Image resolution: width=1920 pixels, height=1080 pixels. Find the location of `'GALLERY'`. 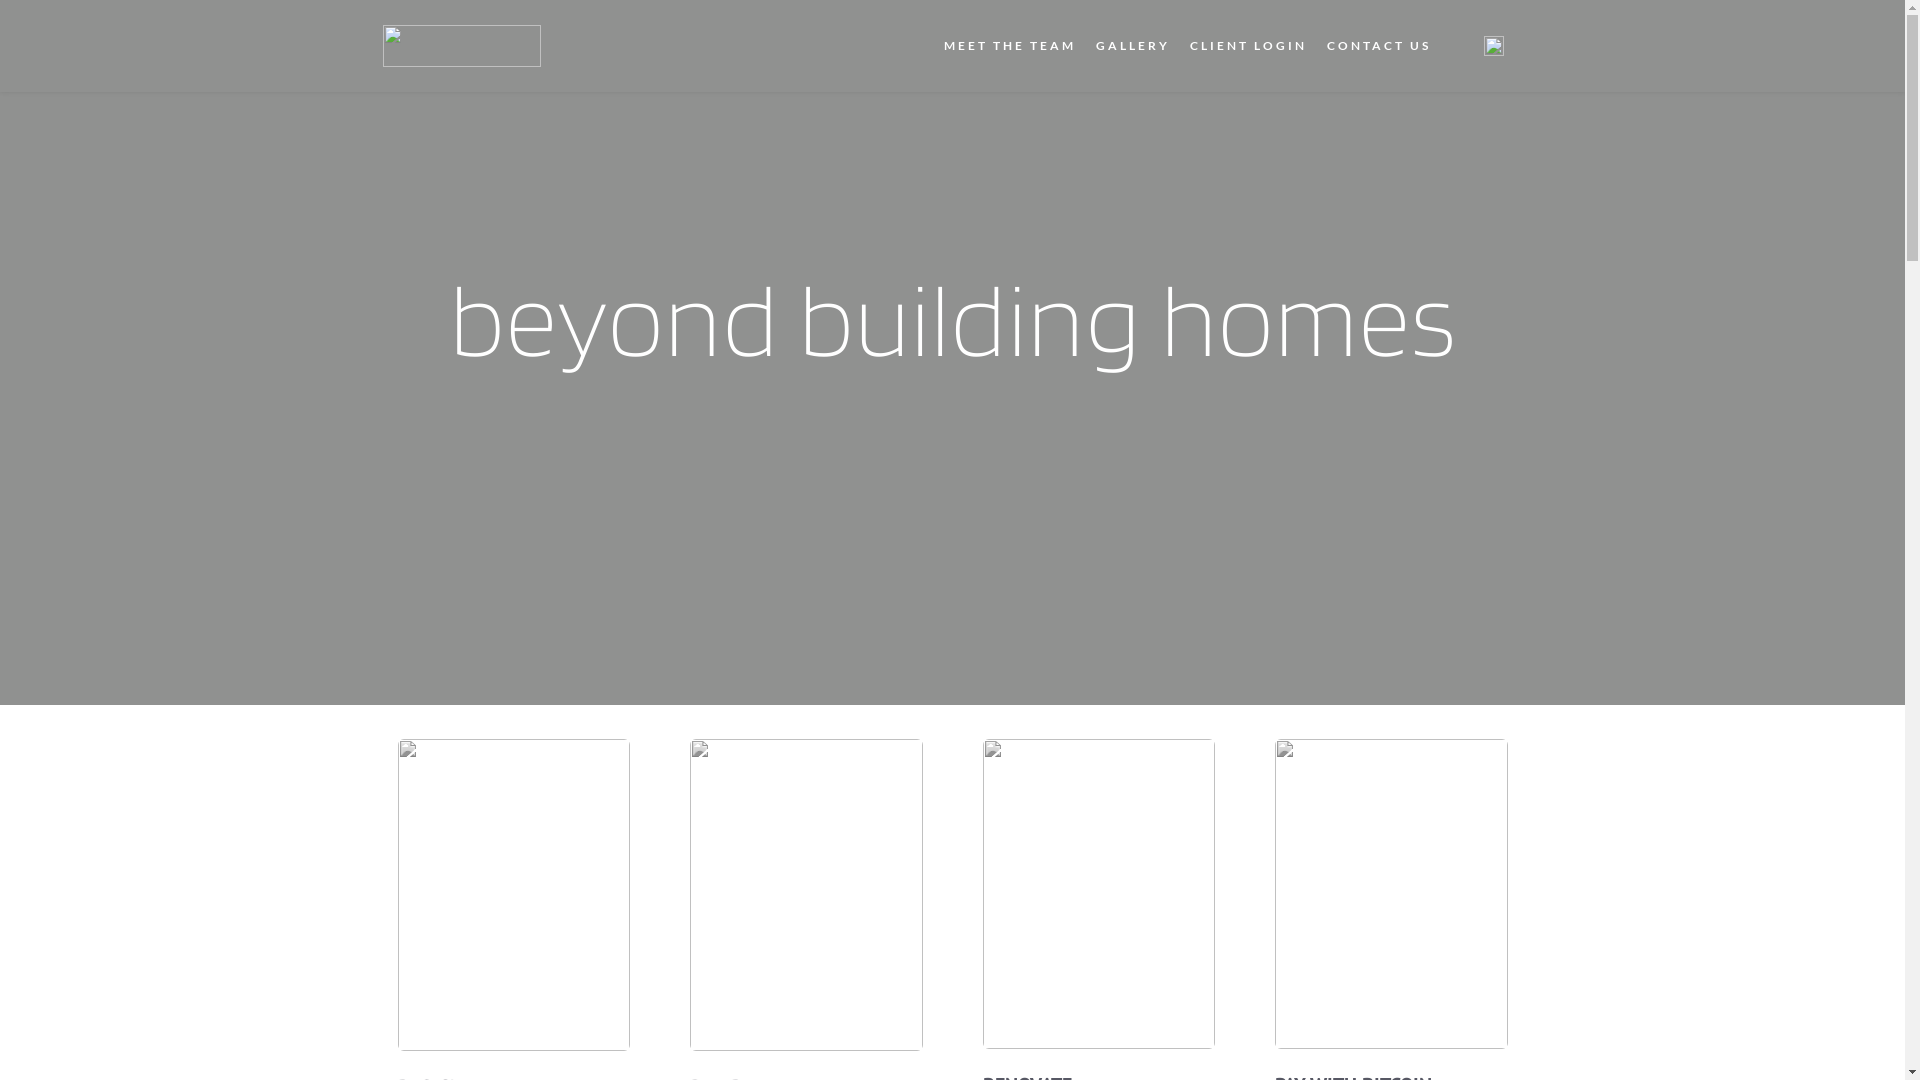

'GALLERY' is located at coordinates (1089, 45).